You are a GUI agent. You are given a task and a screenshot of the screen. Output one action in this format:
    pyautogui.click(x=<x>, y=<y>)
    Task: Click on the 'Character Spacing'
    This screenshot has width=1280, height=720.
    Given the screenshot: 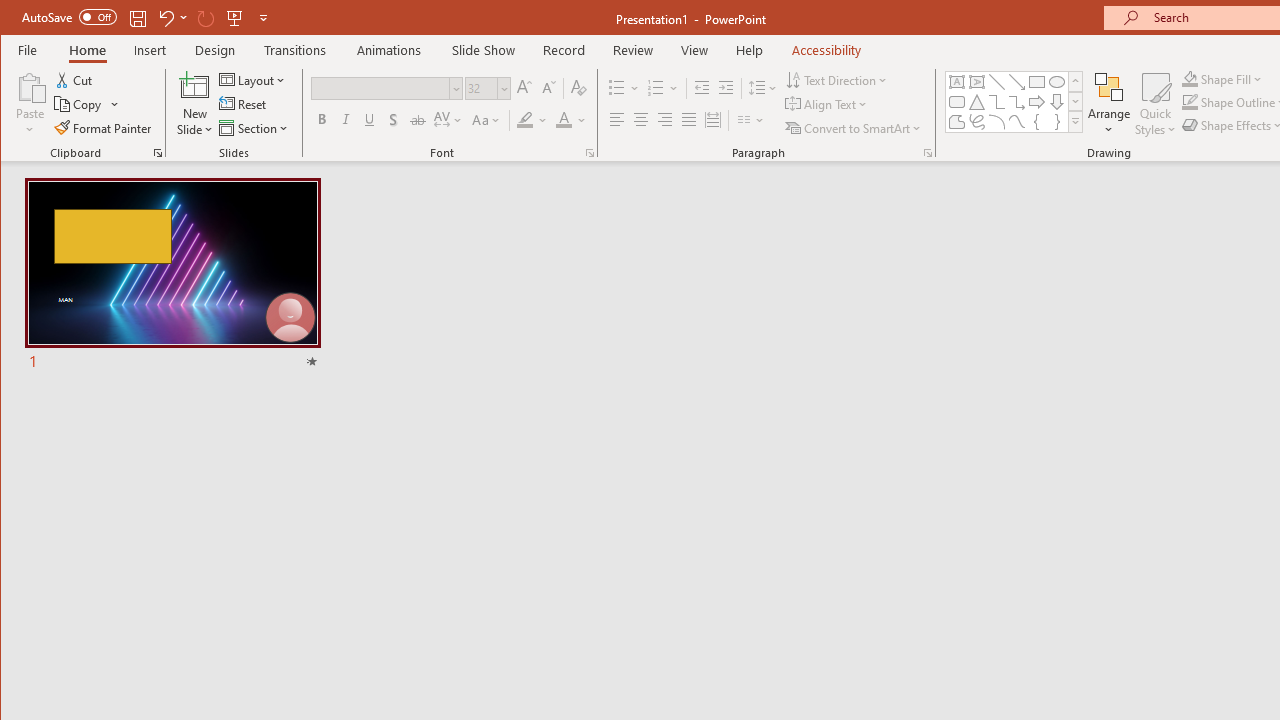 What is the action you would take?
    pyautogui.click(x=448, y=120)
    